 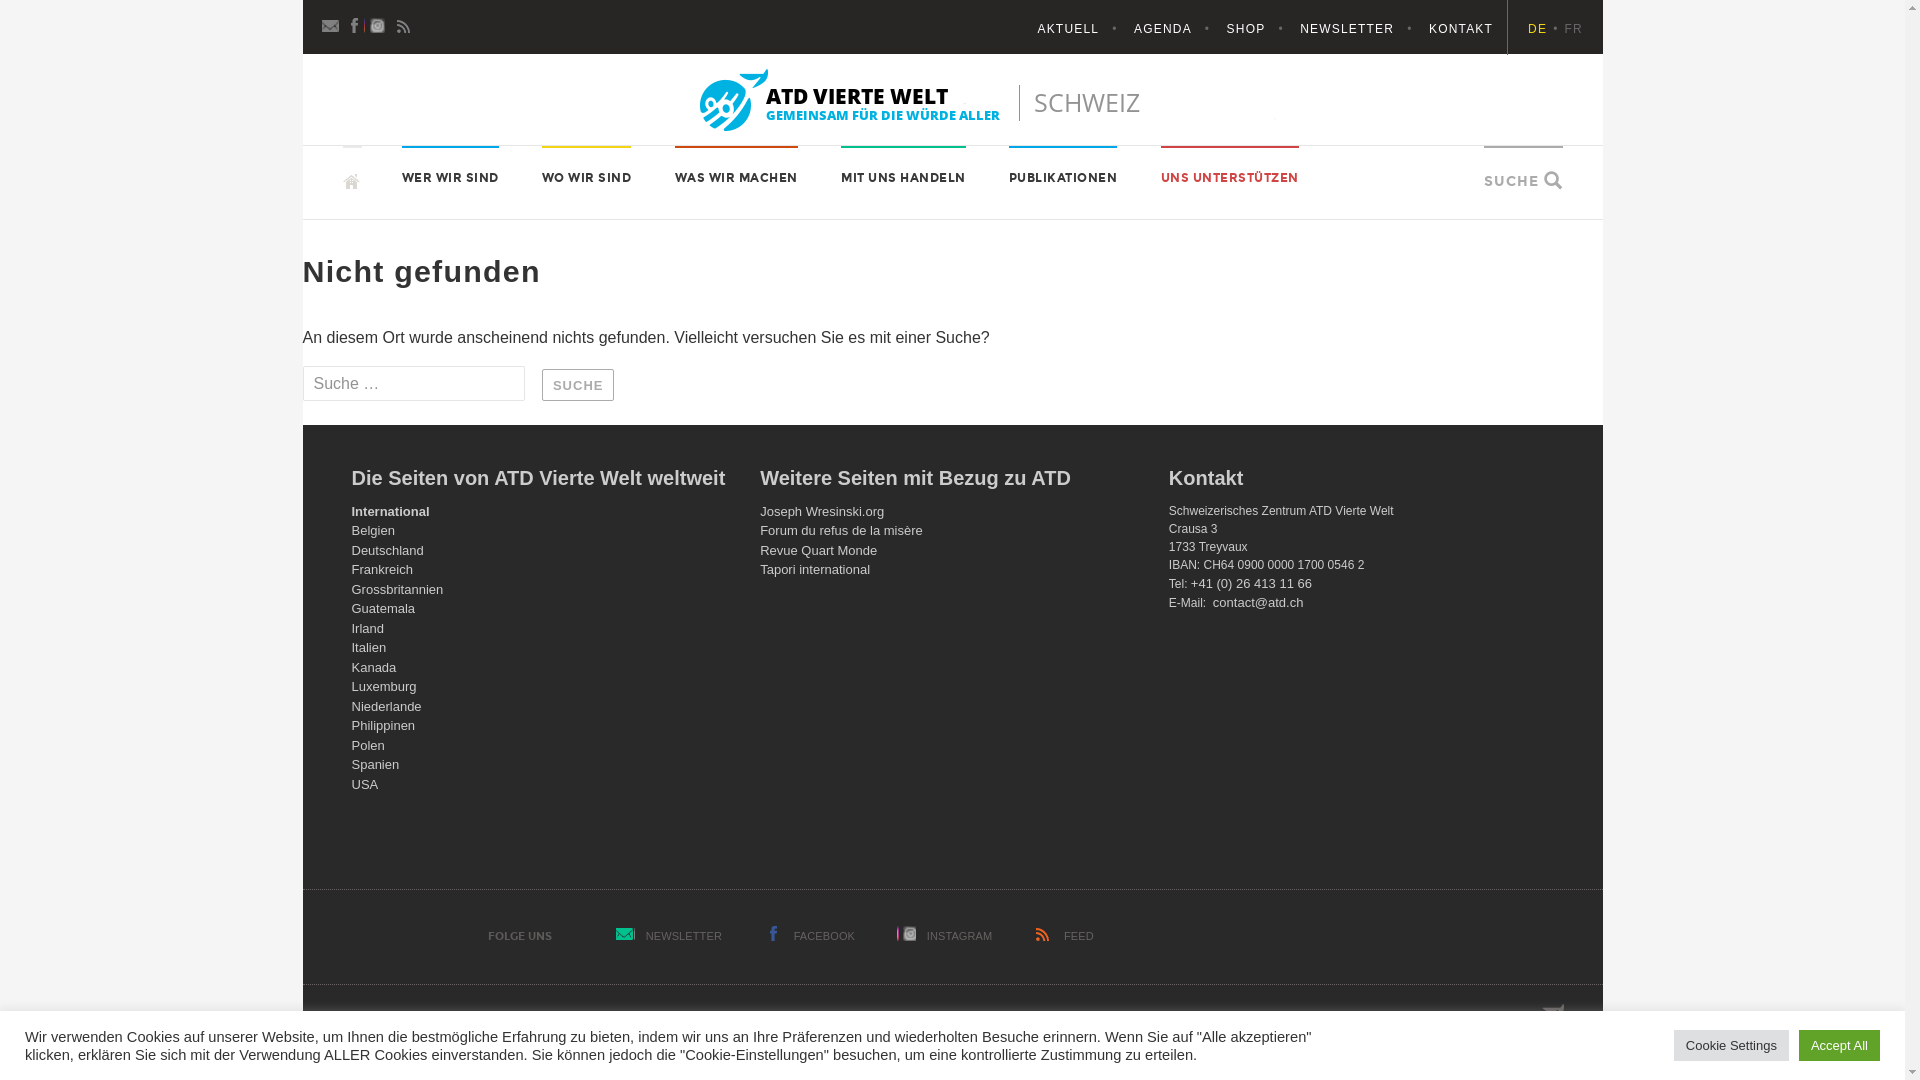 I want to click on 'FR', so click(x=1573, y=29).